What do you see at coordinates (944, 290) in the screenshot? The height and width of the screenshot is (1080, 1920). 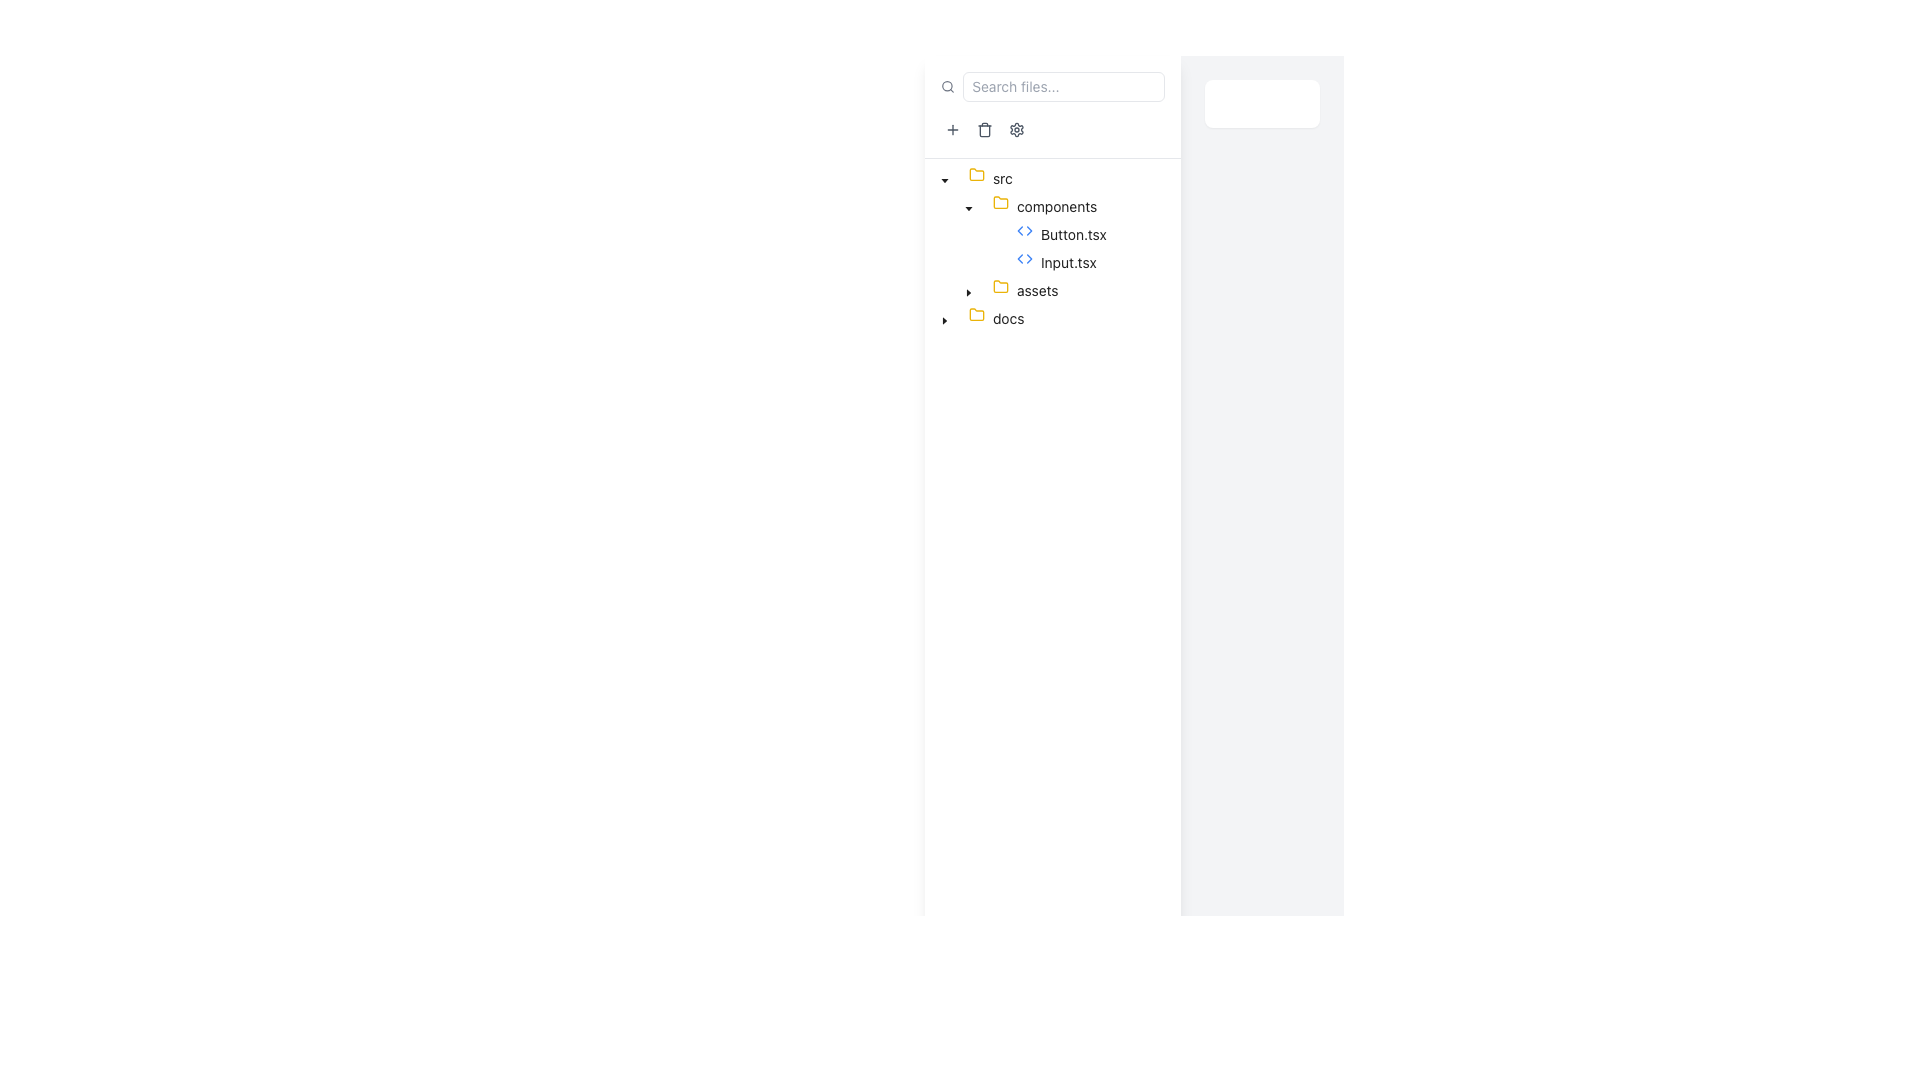 I see `the visual placeholder for indentation located at the leftmost part of the tree node labeled 'assets', which indicates its hierarchical nesting level` at bounding box center [944, 290].